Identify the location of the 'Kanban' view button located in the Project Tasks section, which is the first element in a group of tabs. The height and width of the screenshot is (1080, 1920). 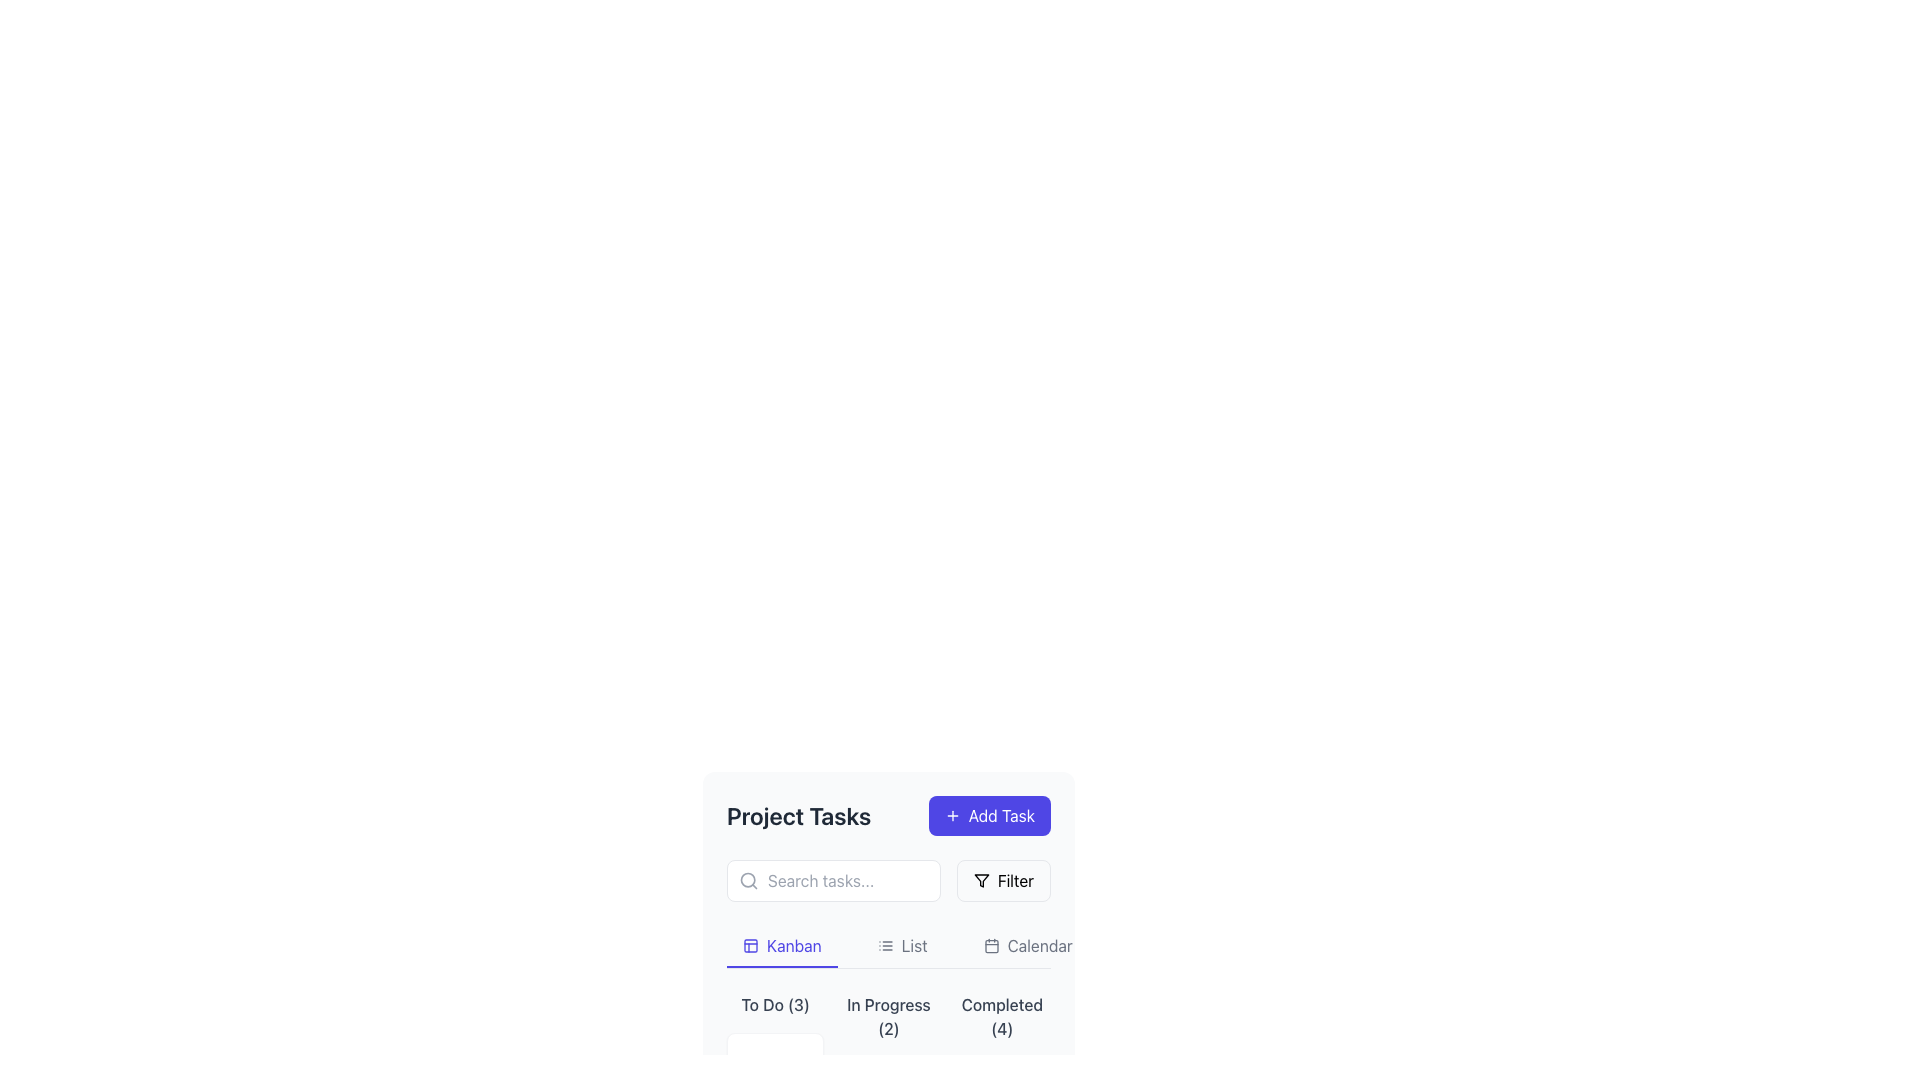
(781, 946).